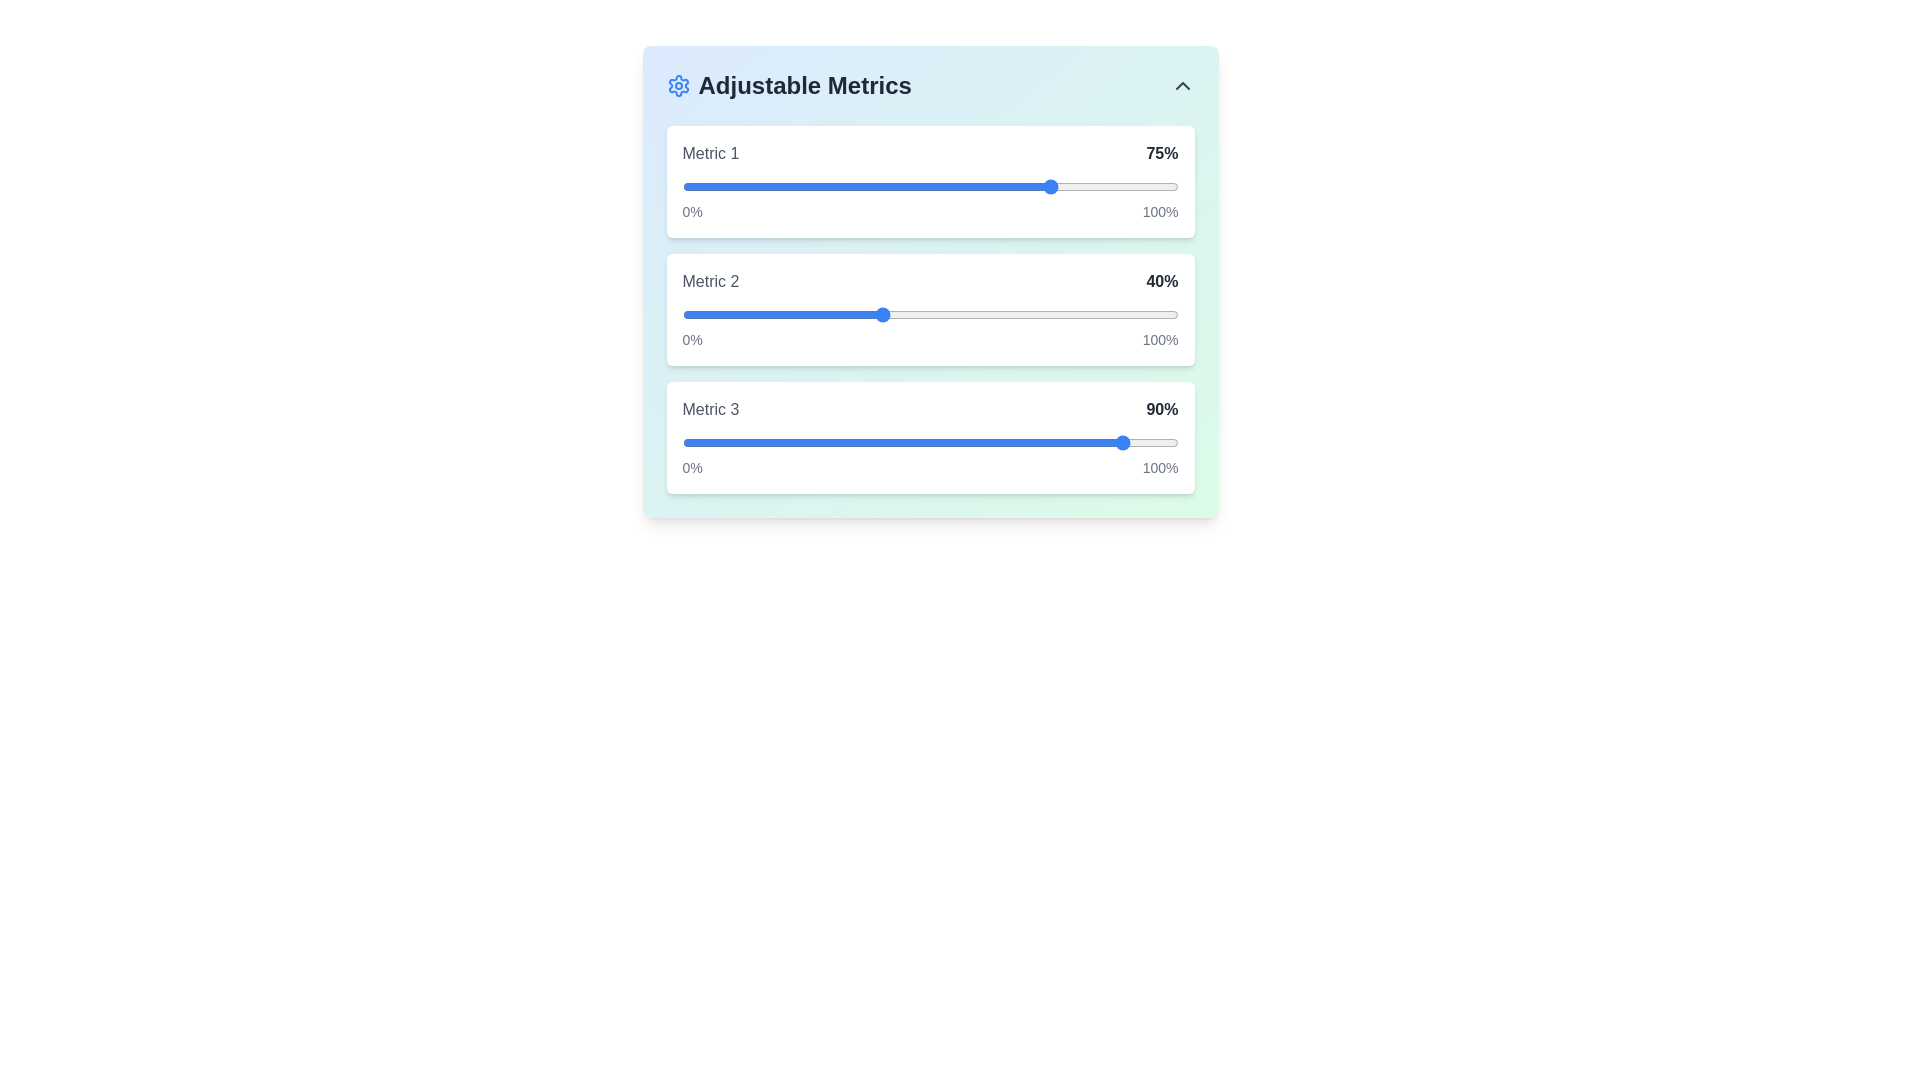 The height and width of the screenshot is (1080, 1920). What do you see at coordinates (1138, 186) in the screenshot?
I see `the slider` at bounding box center [1138, 186].